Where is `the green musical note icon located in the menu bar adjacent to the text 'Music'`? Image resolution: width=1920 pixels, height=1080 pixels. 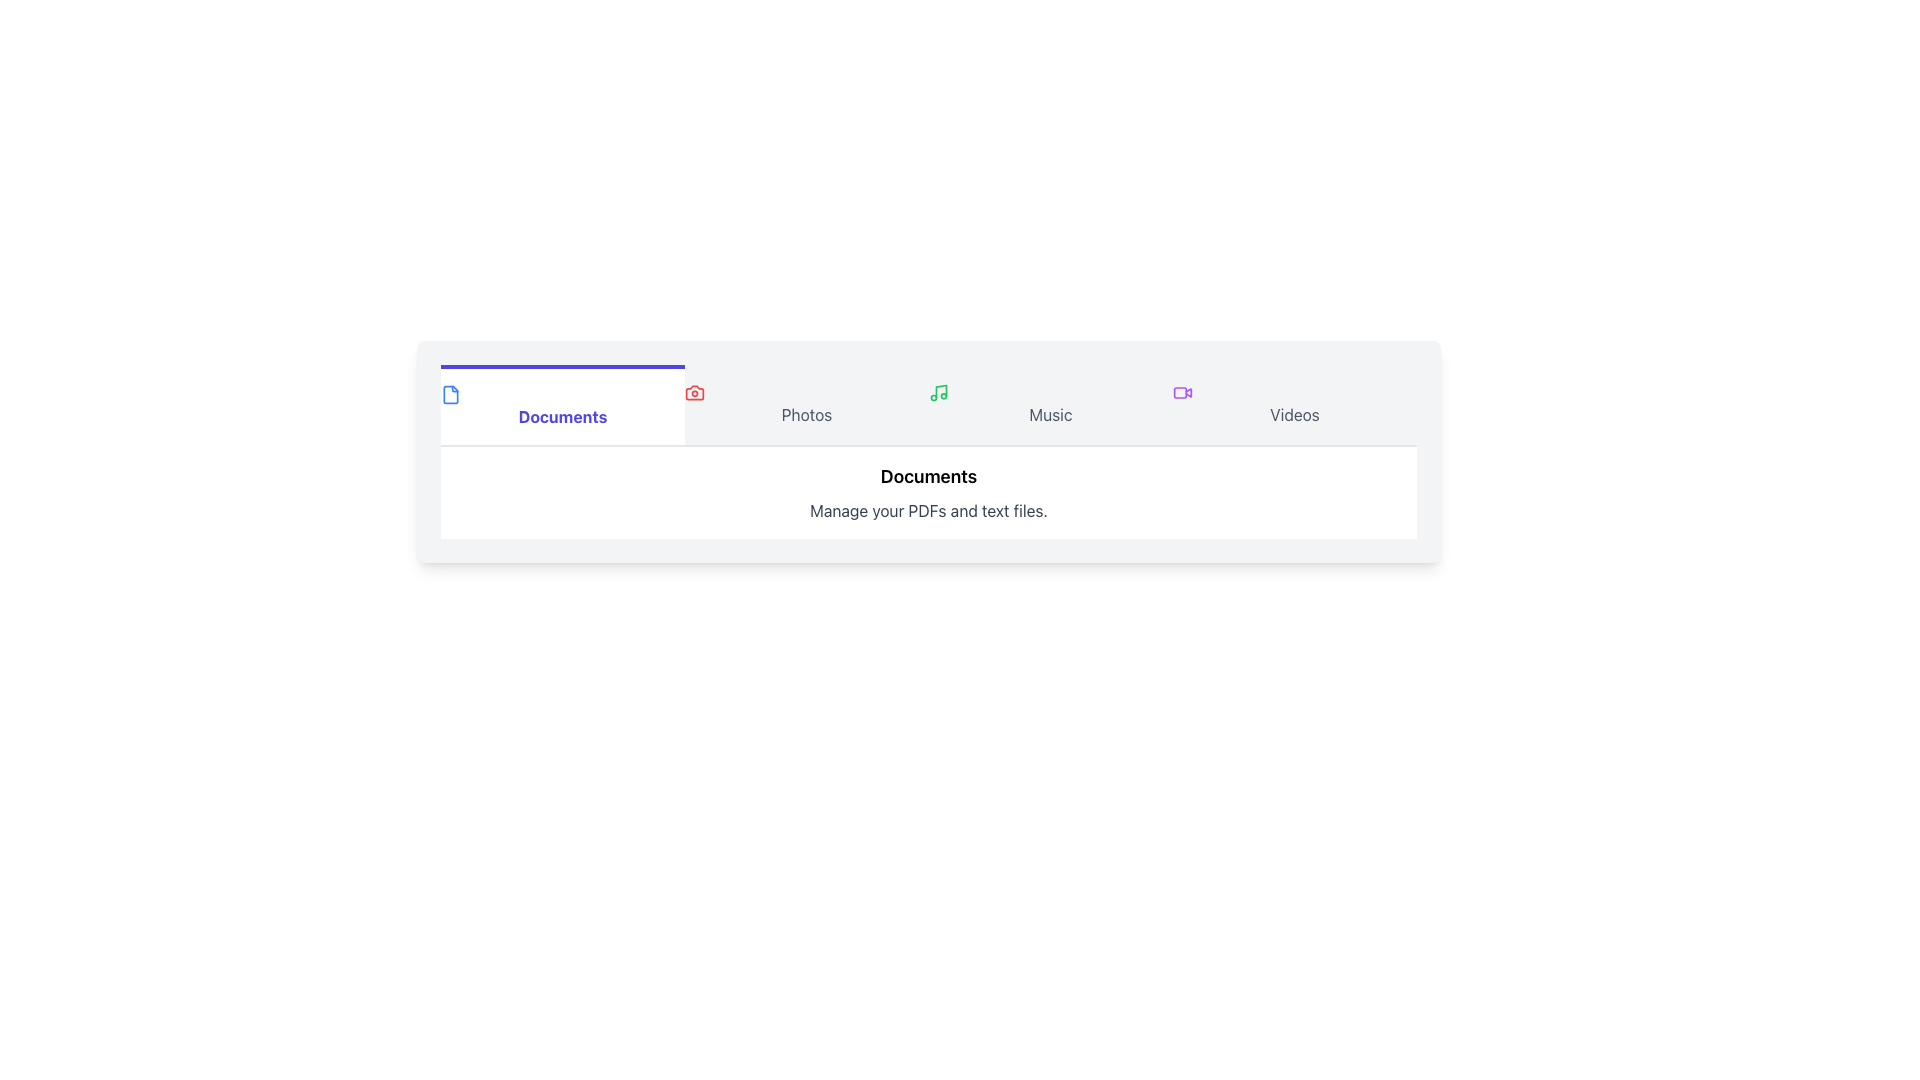
the green musical note icon located in the menu bar adjacent to the text 'Music' is located at coordinates (938, 393).